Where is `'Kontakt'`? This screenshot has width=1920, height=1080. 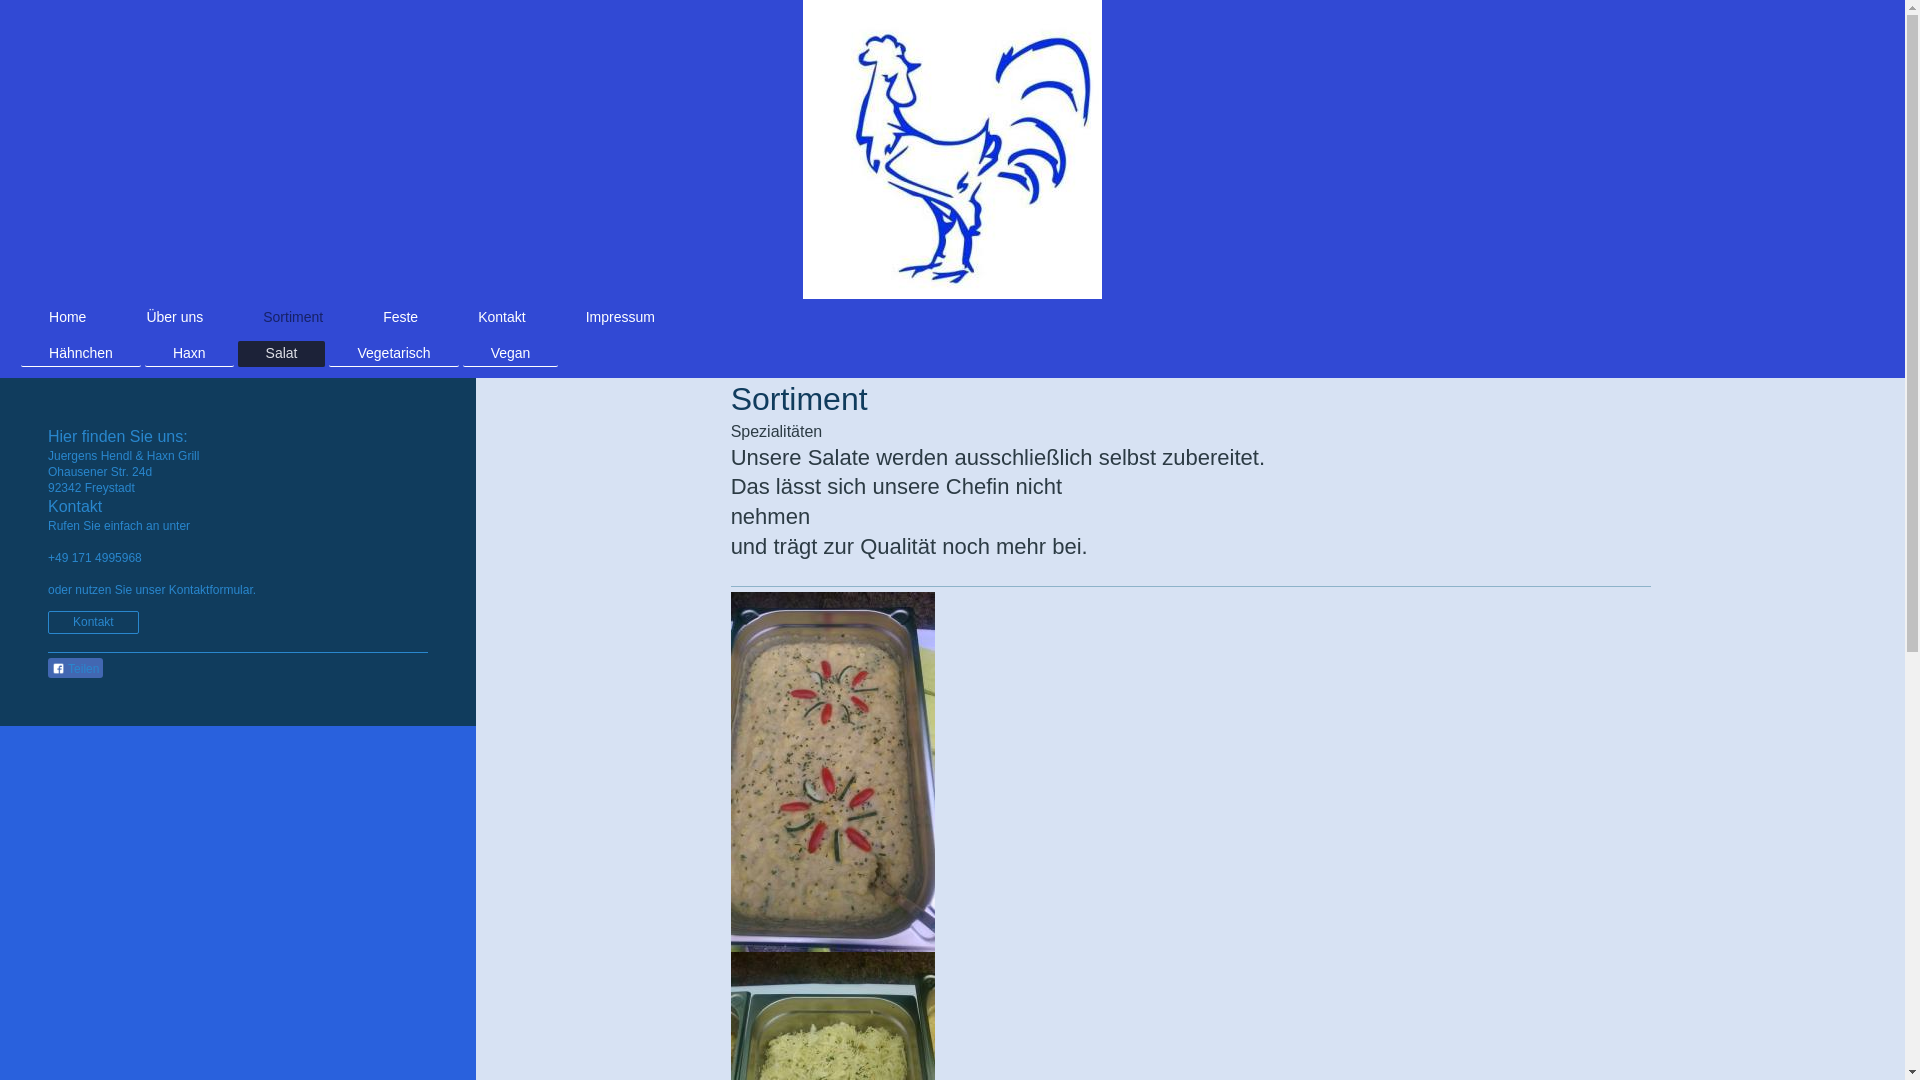
'Kontakt' is located at coordinates (92, 621).